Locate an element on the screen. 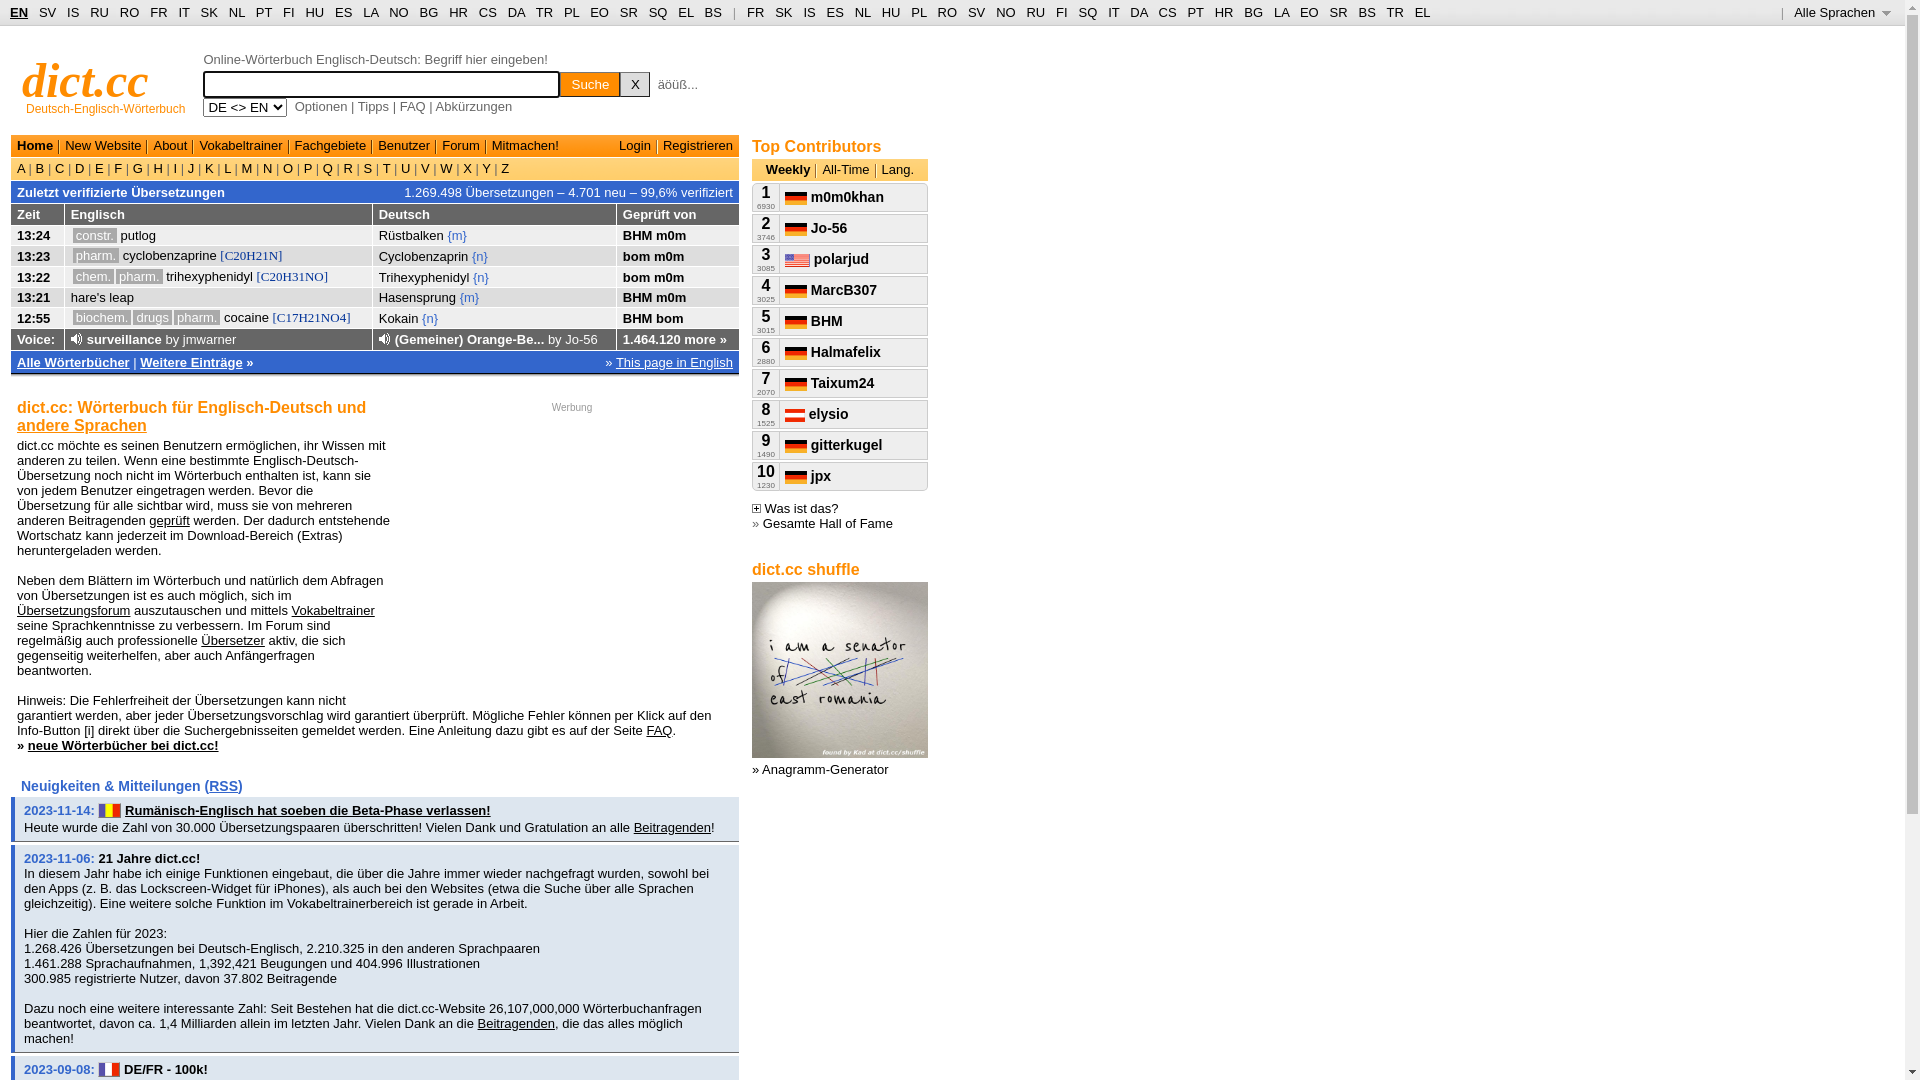 Image resolution: width=1920 pixels, height=1080 pixels. 'SR' is located at coordinates (627, 12).